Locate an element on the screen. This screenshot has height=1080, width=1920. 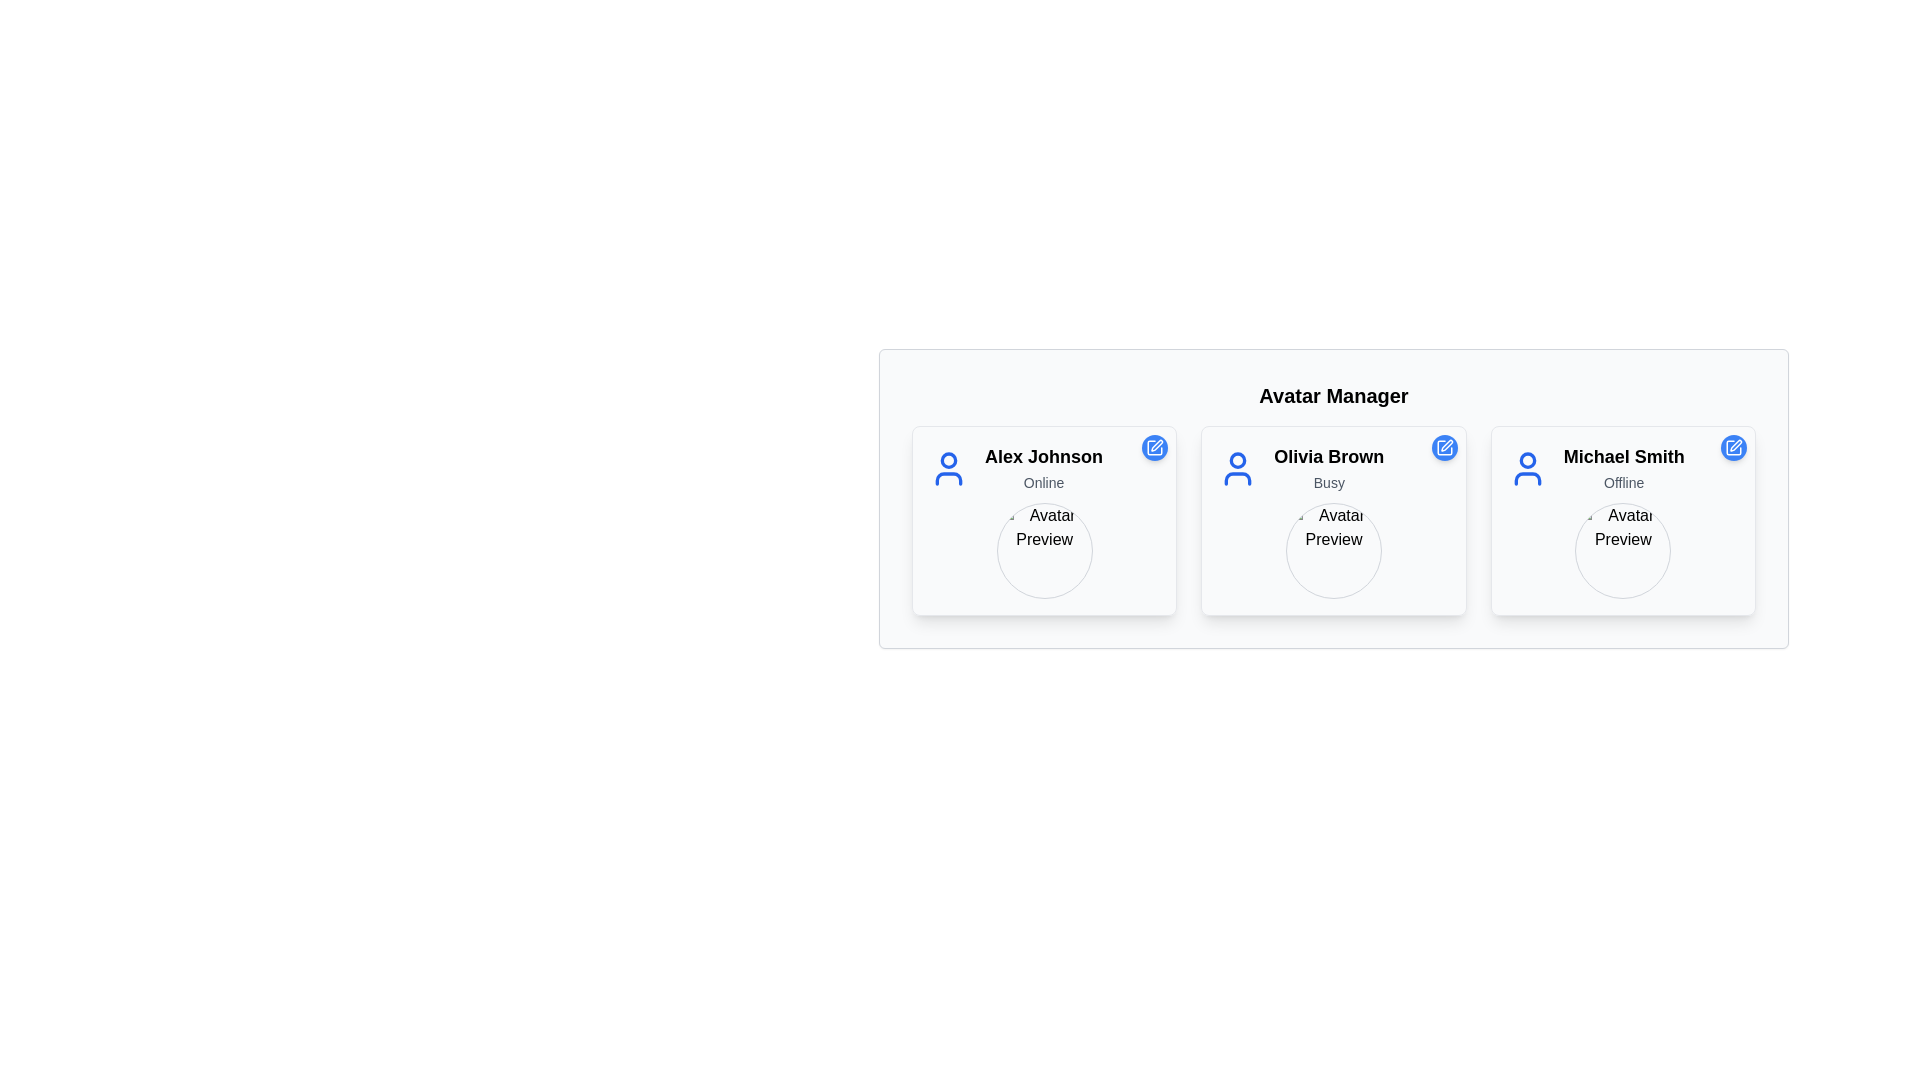
the circular SVG graphical element representing the user's outline in the profile card for 'Olivia Brown' is located at coordinates (1237, 460).